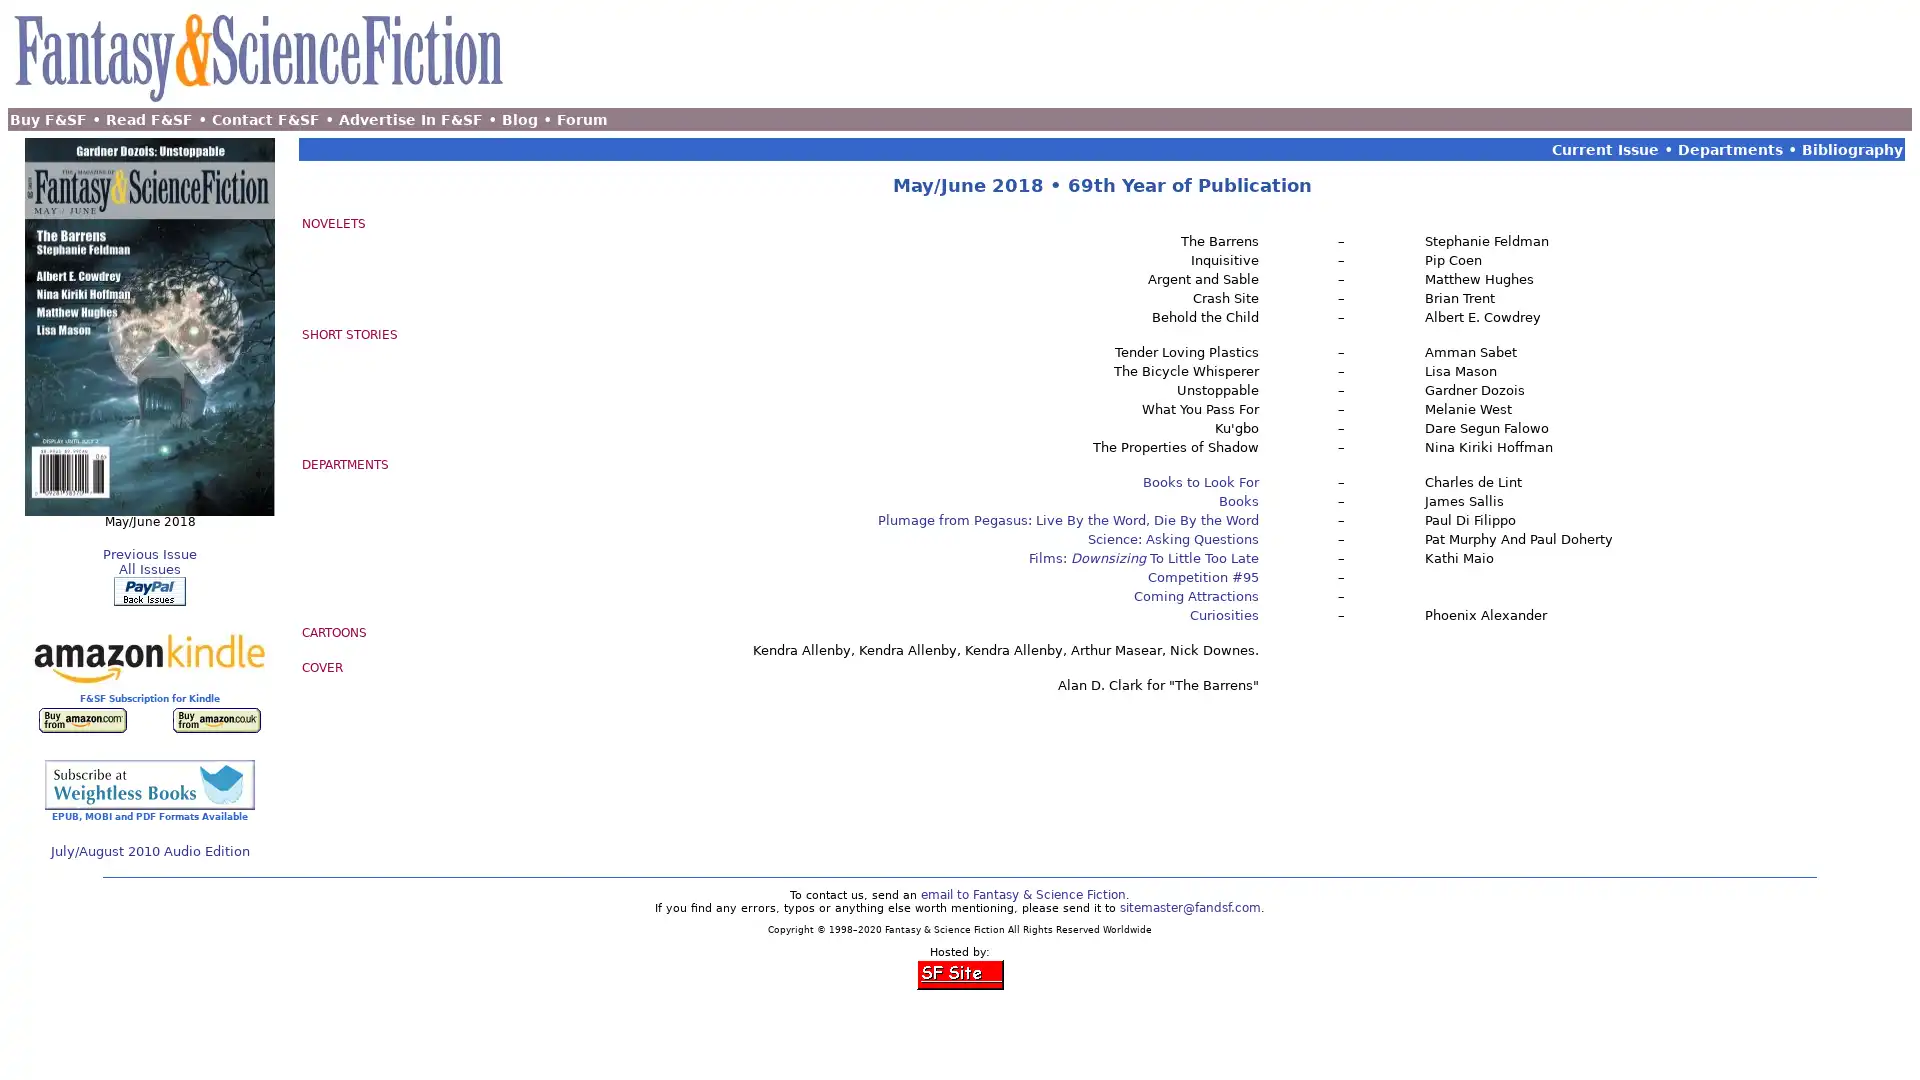 The height and width of the screenshot is (1080, 1920). What do you see at coordinates (148, 590) in the screenshot?
I see `$8.99 - May/June 2018 issue of The Magazine of Fantasy & Science Fiction + $2.00 - Postage` at bounding box center [148, 590].